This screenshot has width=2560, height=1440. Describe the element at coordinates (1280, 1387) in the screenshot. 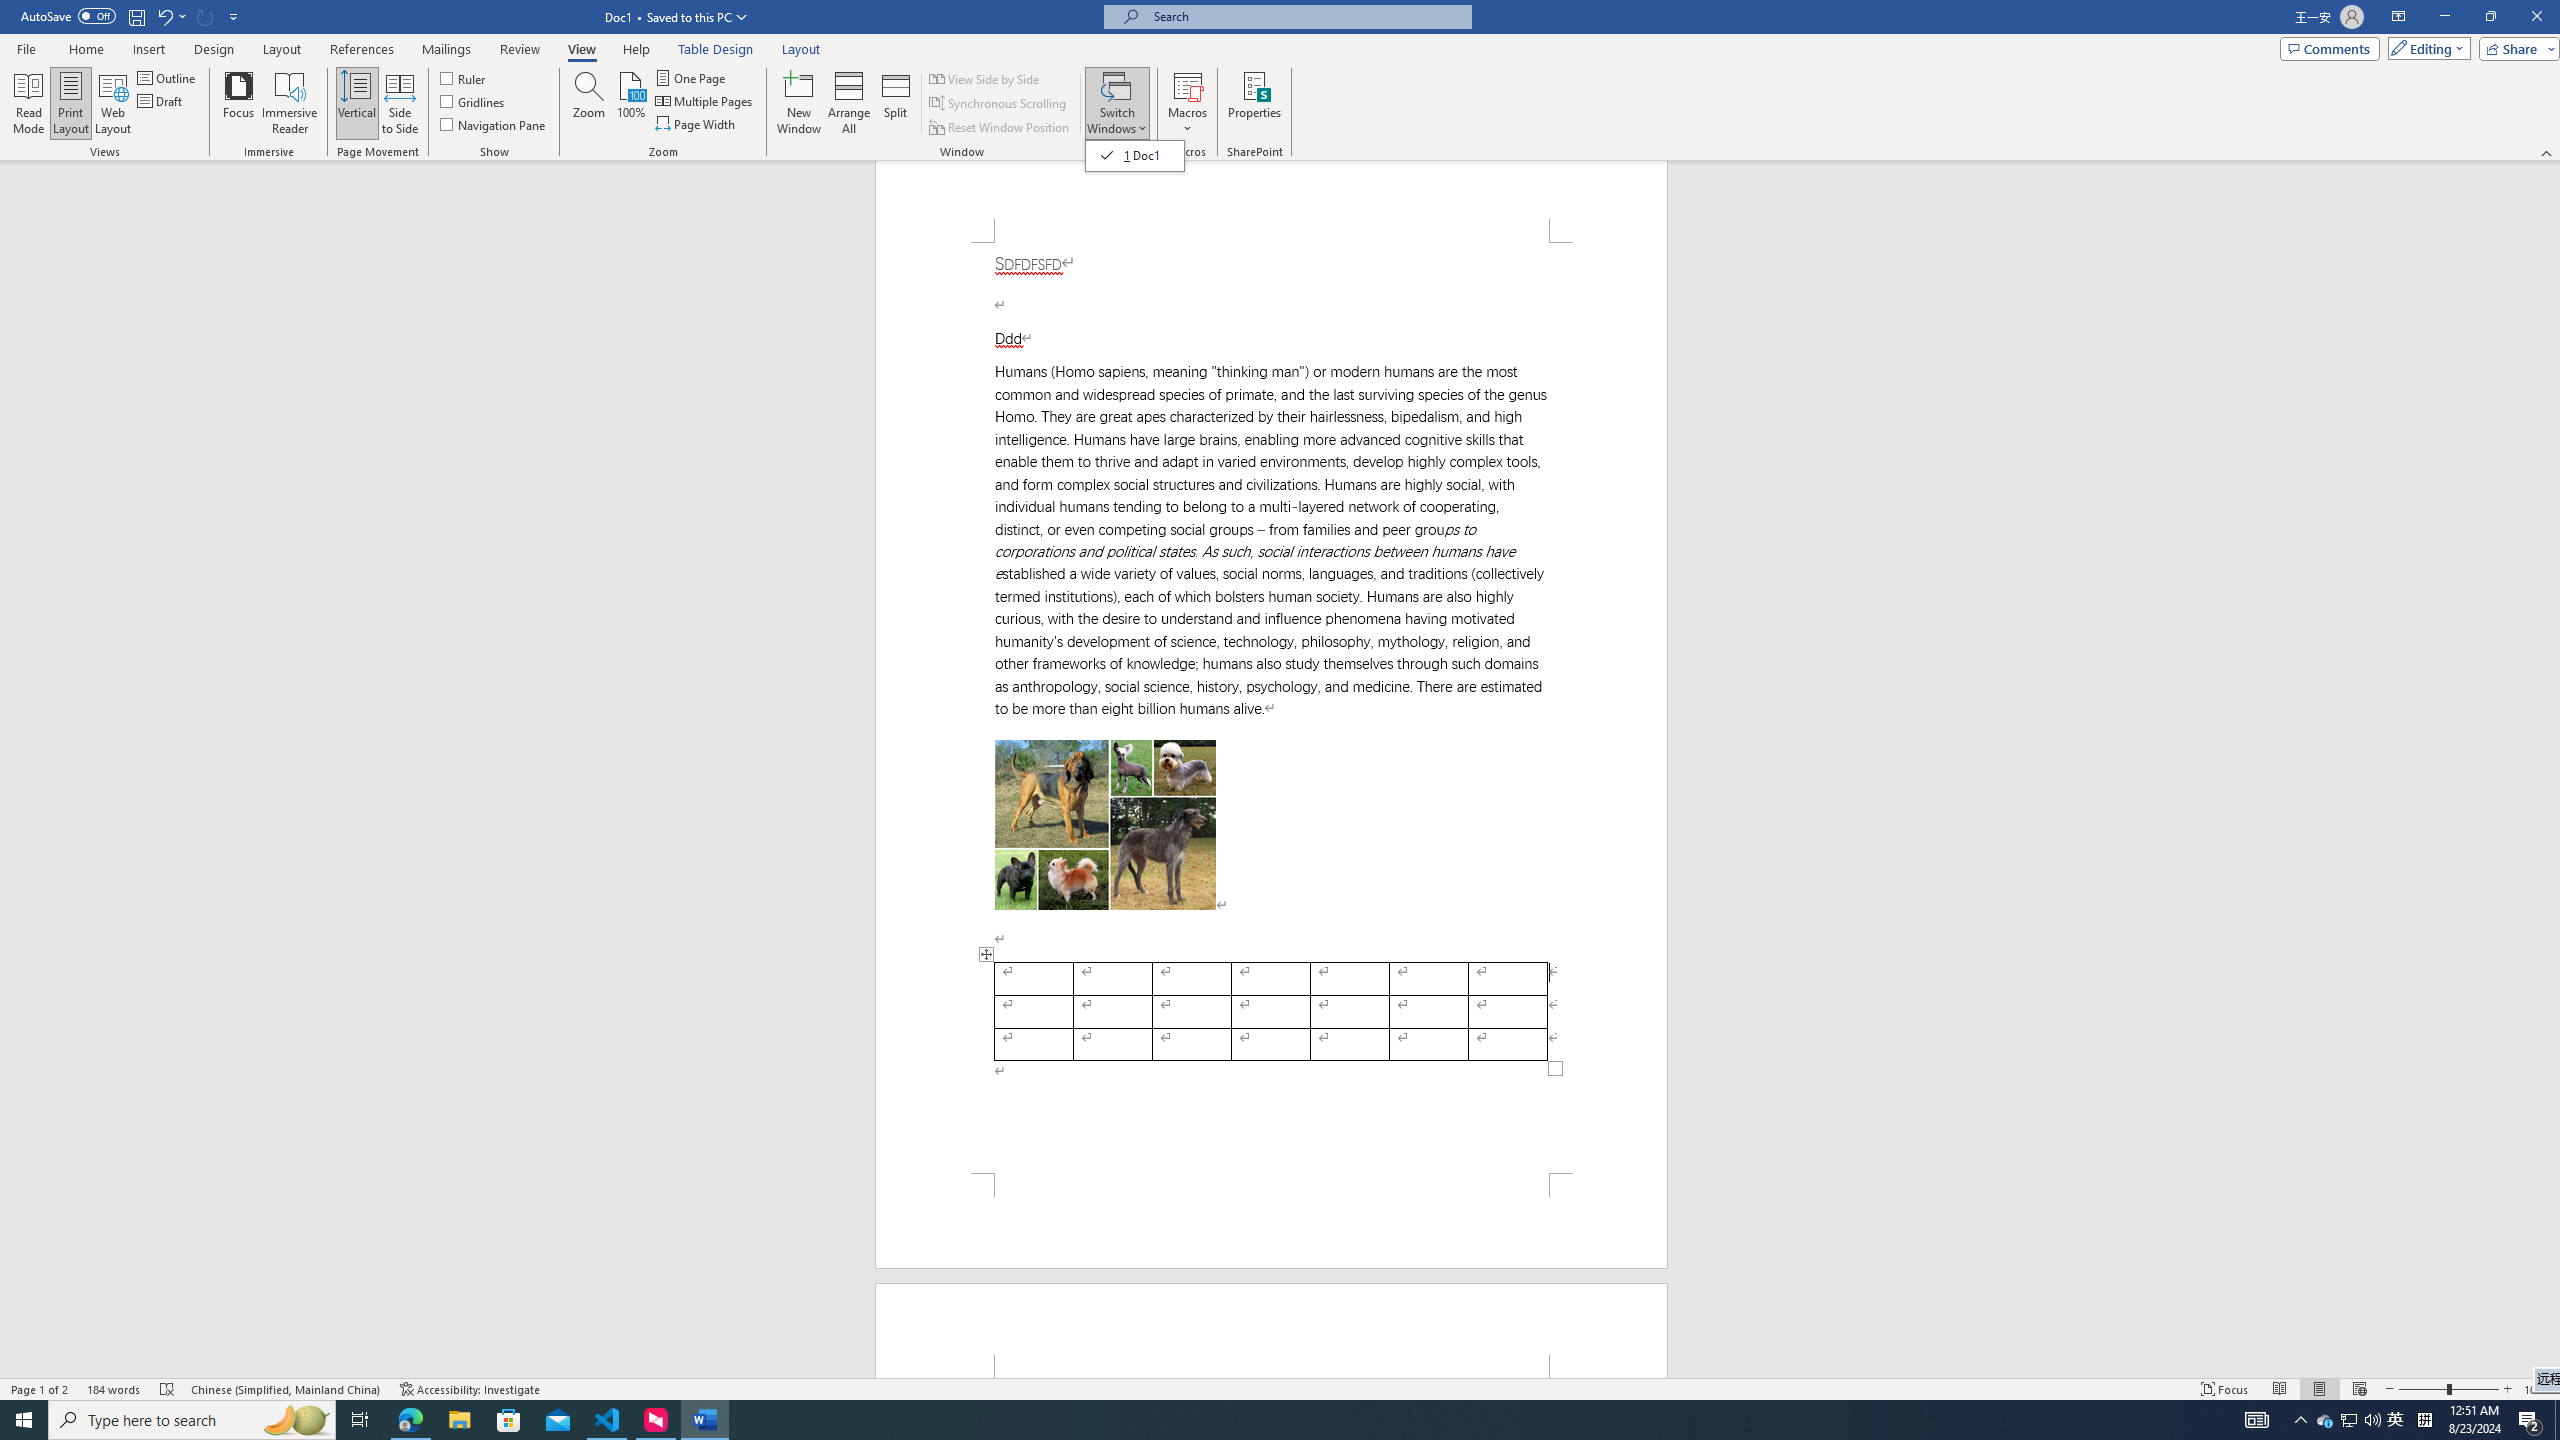

I see `'Class: MsoCommandBar'` at that location.